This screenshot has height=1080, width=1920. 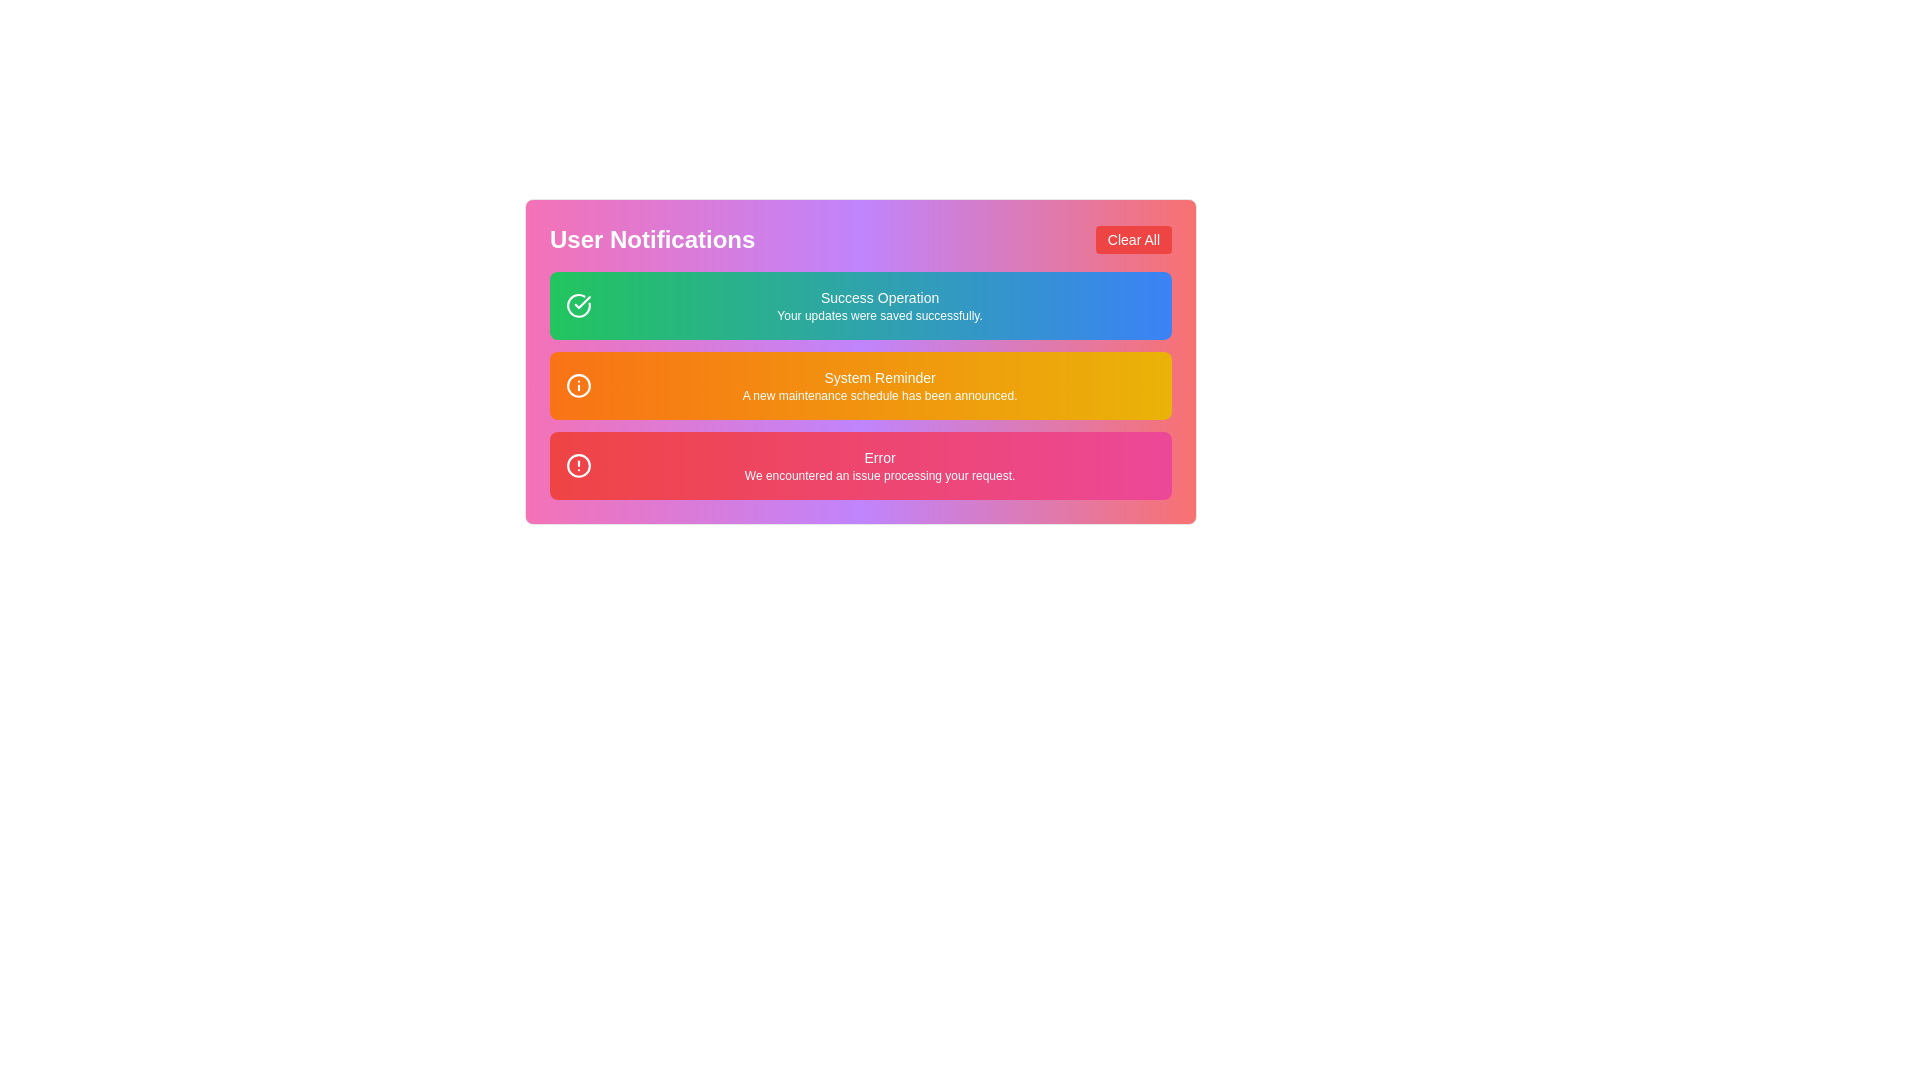 What do you see at coordinates (880, 315) in the screenshot?
I see `the static confirmation message that indicates successful updates have been saved, located in the topmost notification box below the 'Success Operation' text` at bounding box center [880, 315].